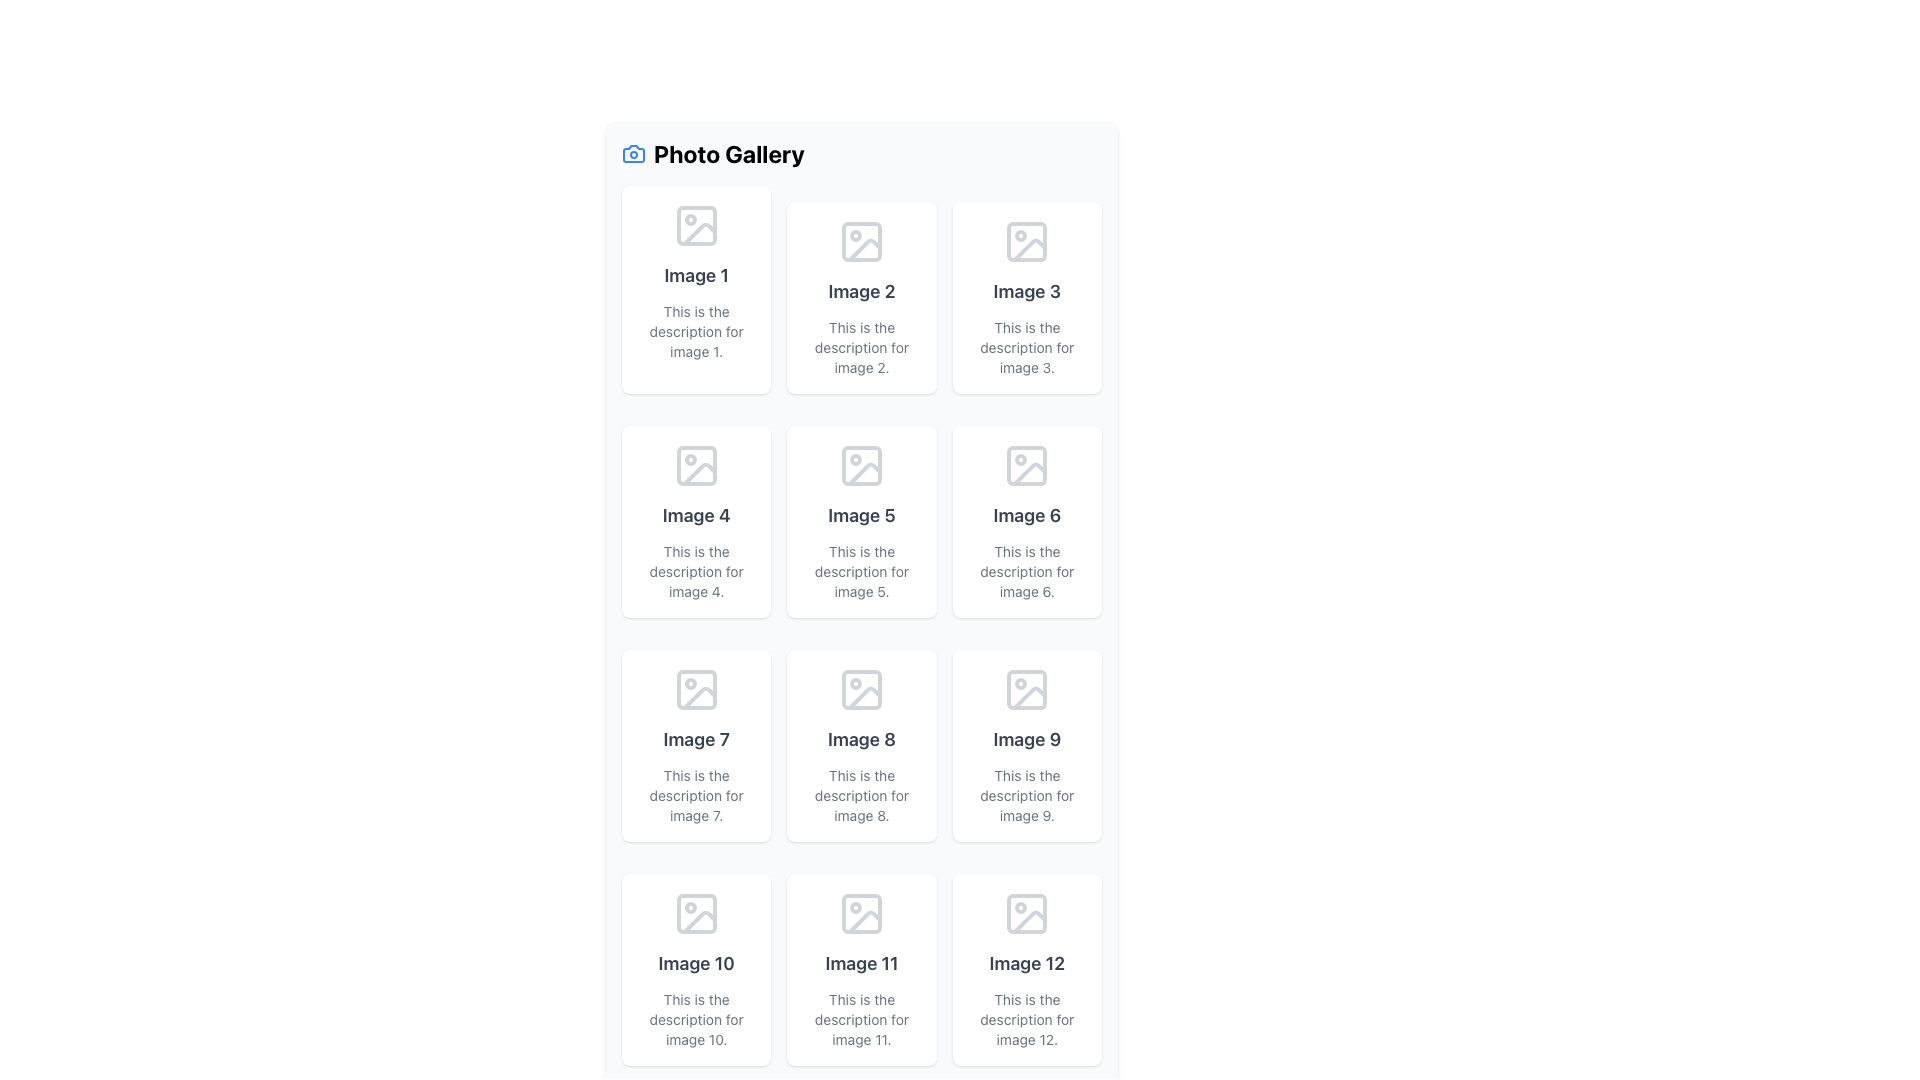  I want to click on the text label reading 'This is the description for image 9.' which is styled with a small font size and gray color, located below the heading 'Image 9' in the ninth card of the photo gallery interface, so click(1027, 794).